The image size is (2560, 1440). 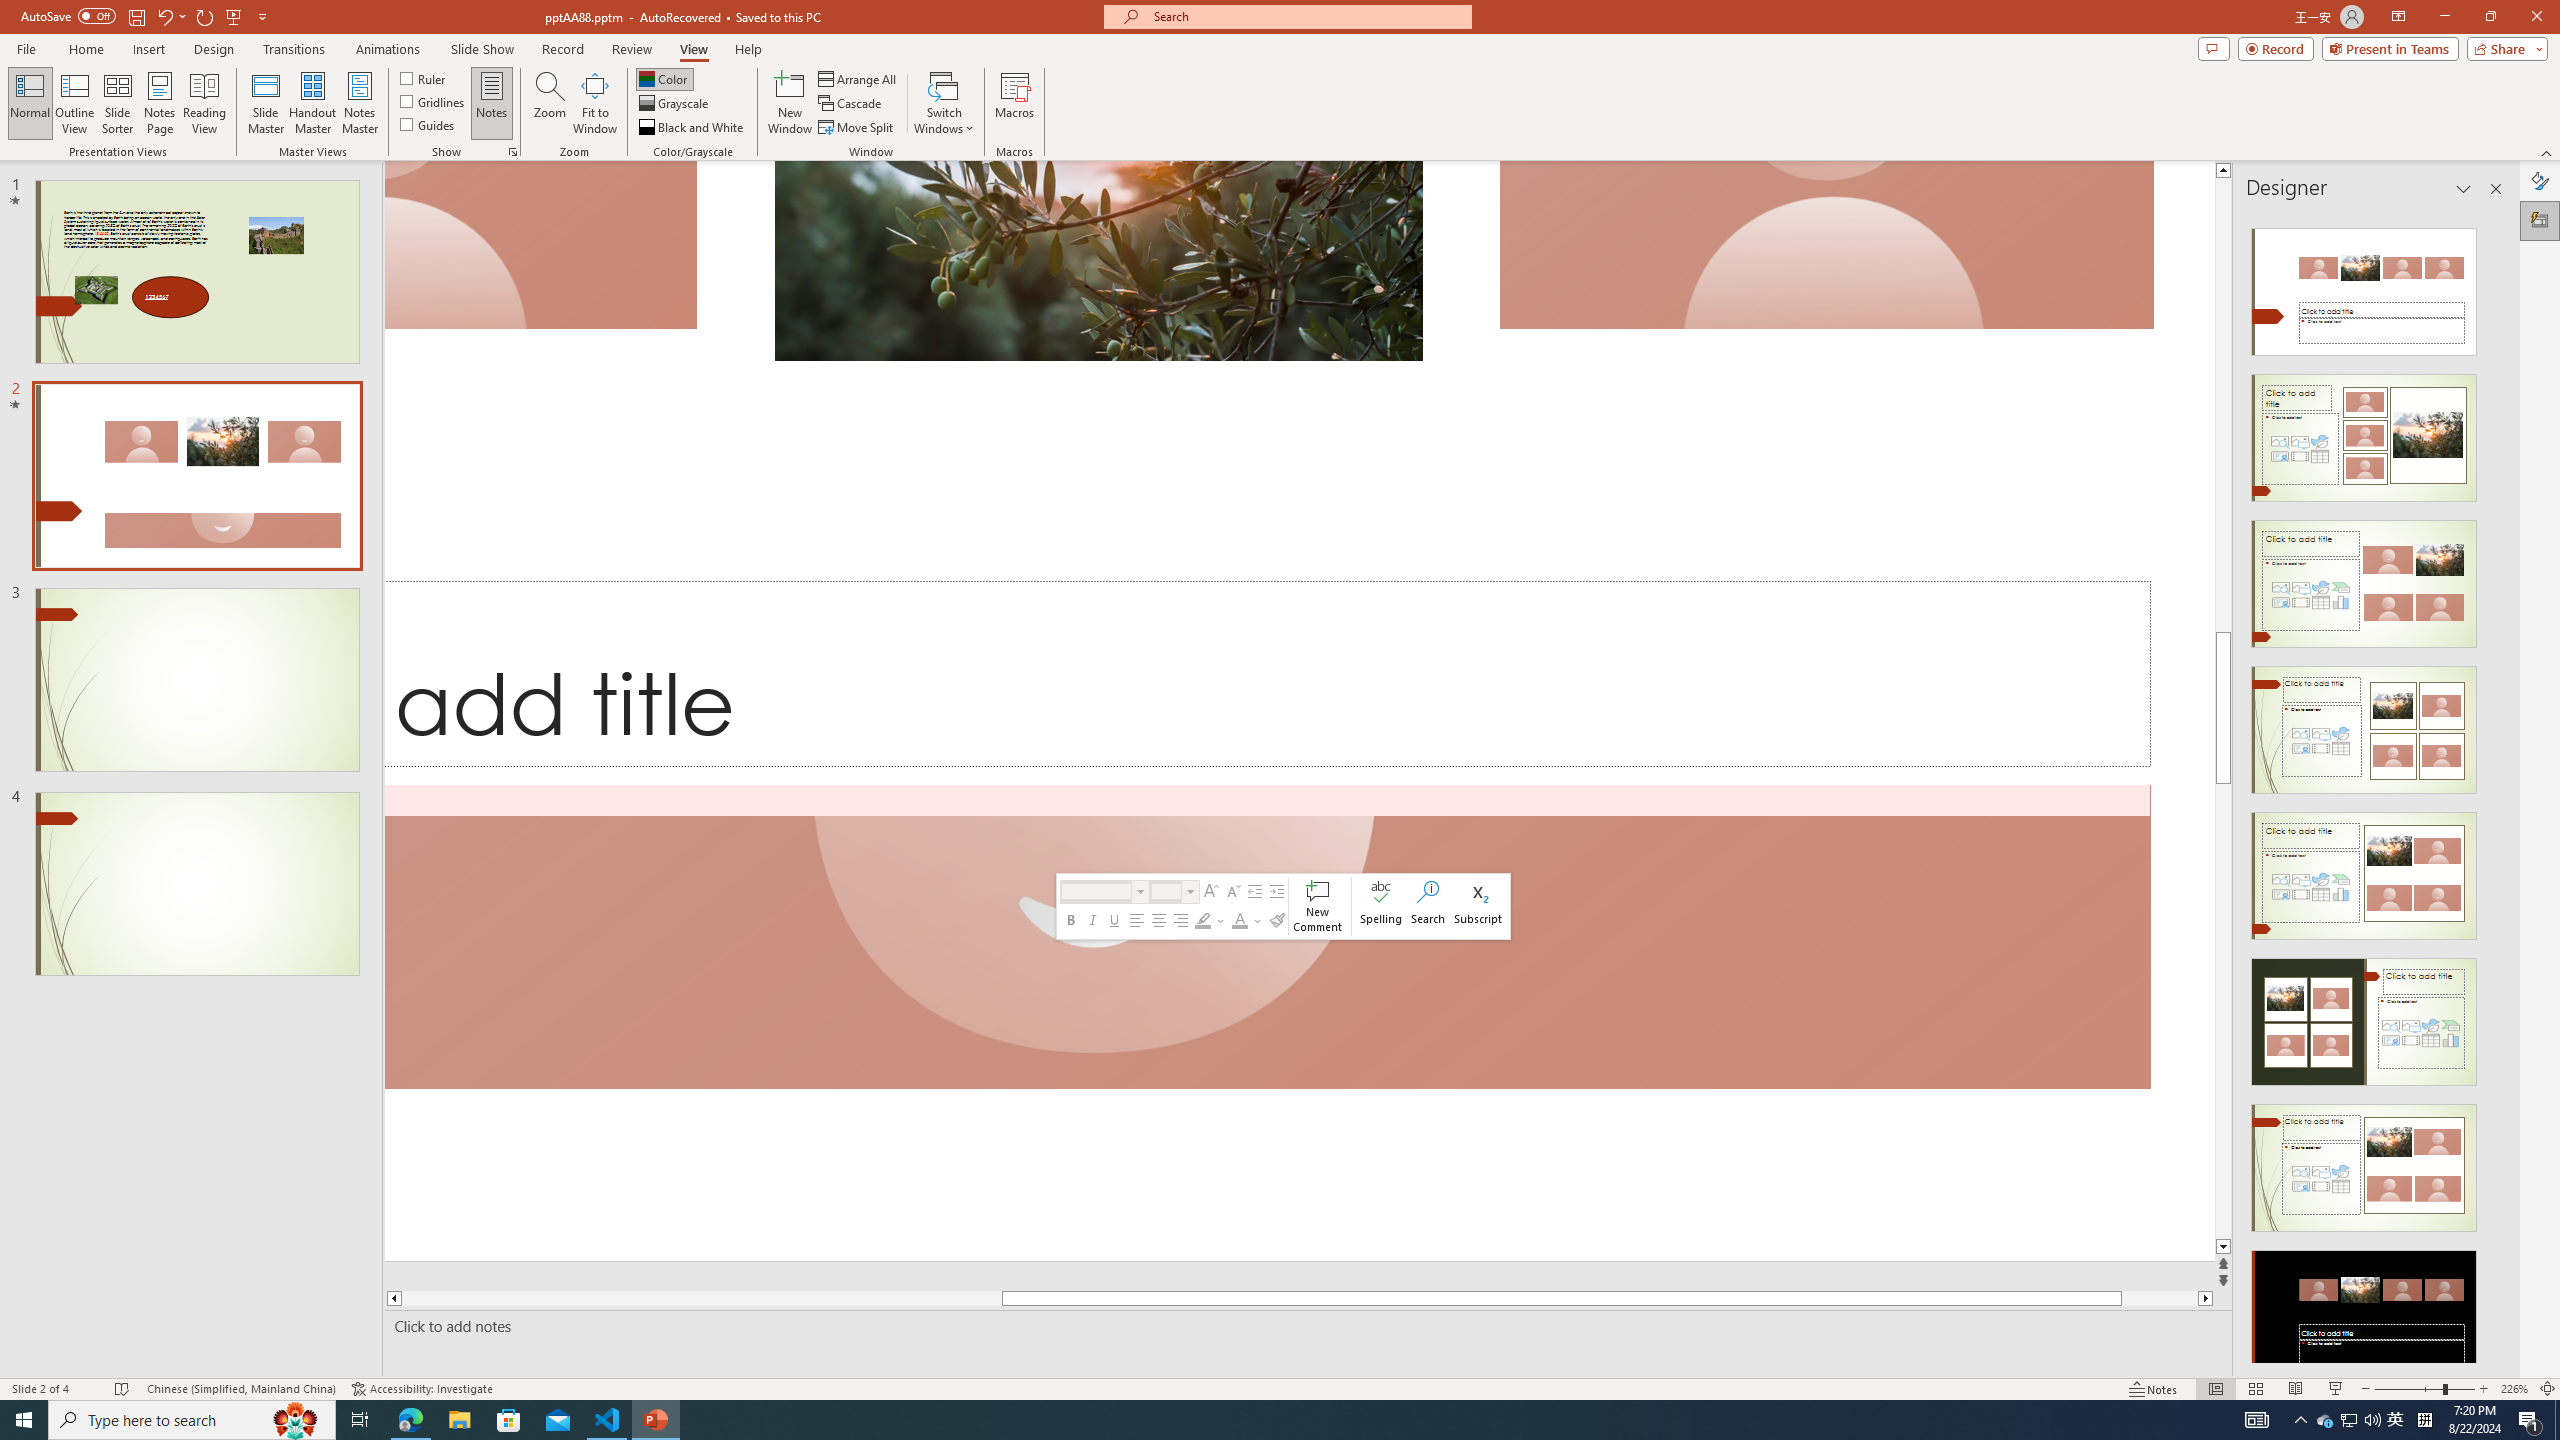 What do you see at coordinates (2539, 180) in the screenshot?
I see `'Format Background'` at bounding box center [2539, 180].